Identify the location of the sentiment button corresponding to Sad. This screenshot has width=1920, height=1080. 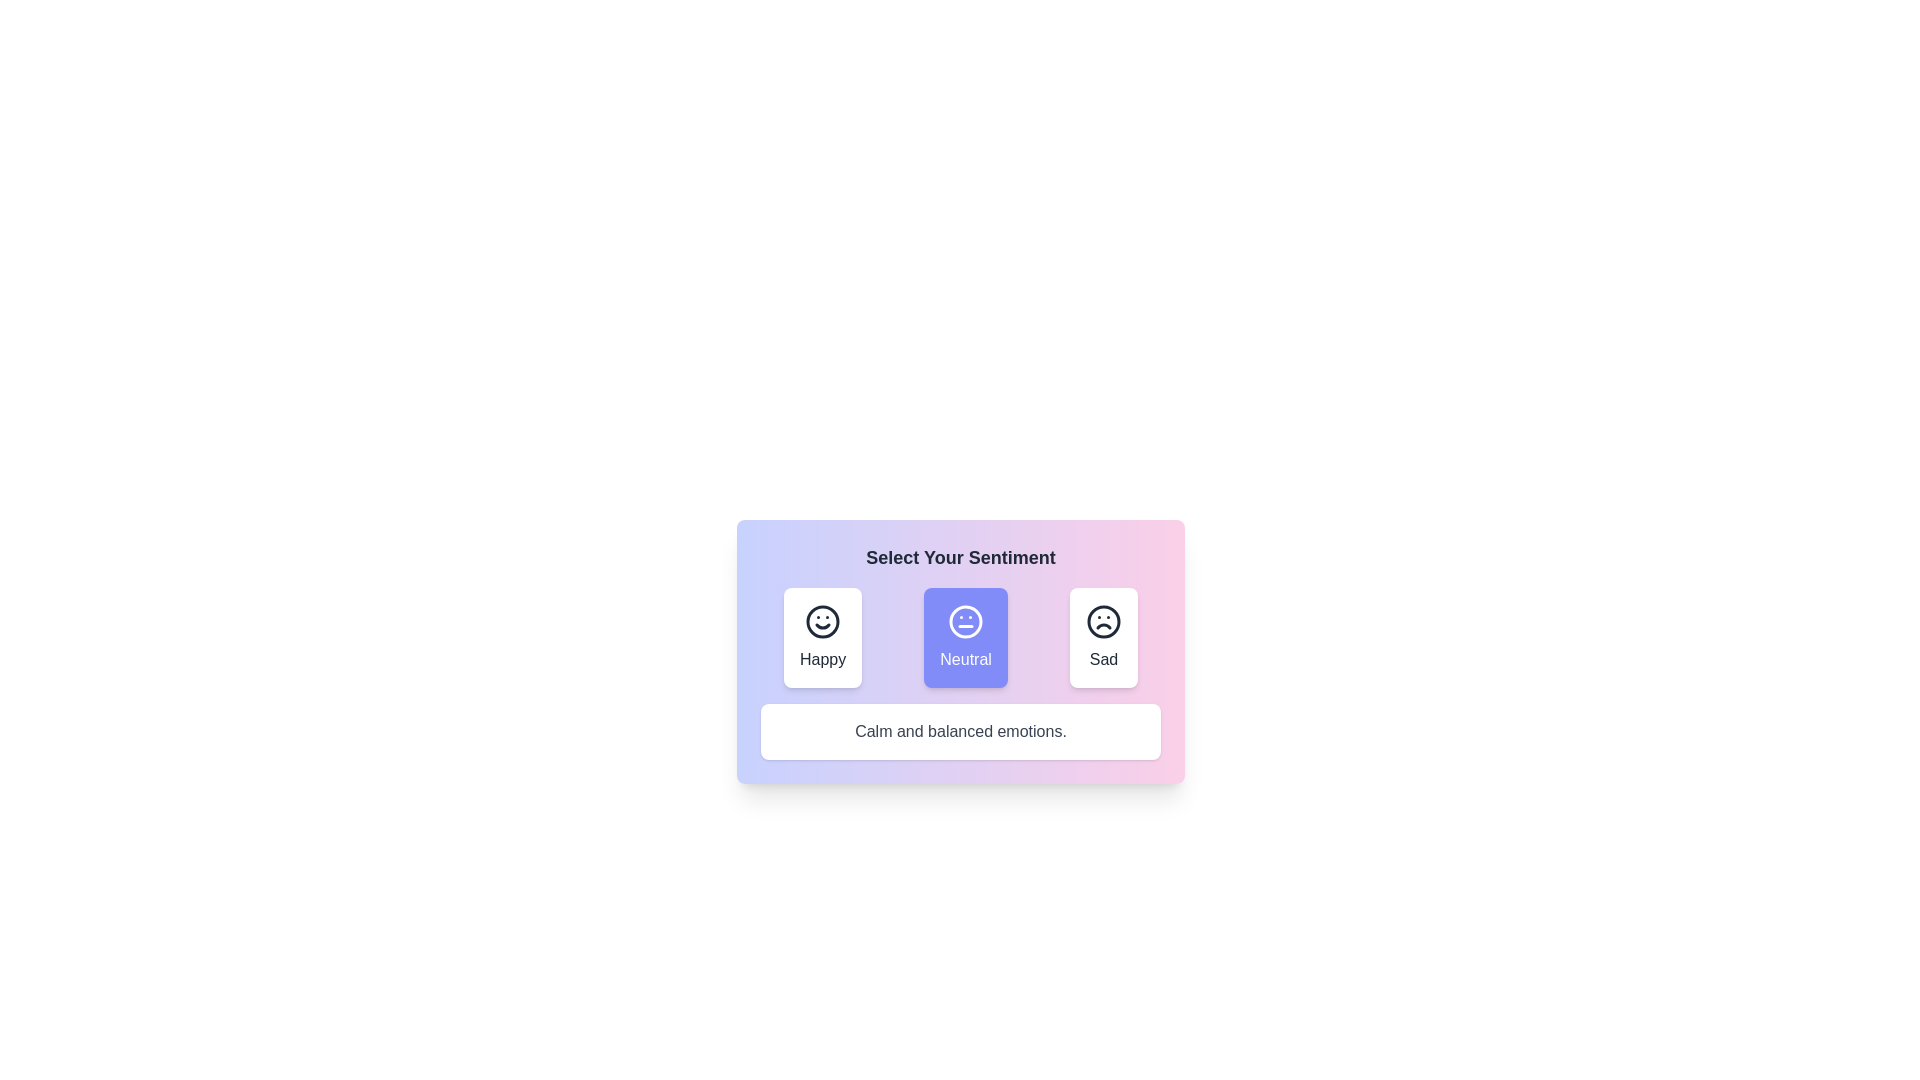
(1103, 637).